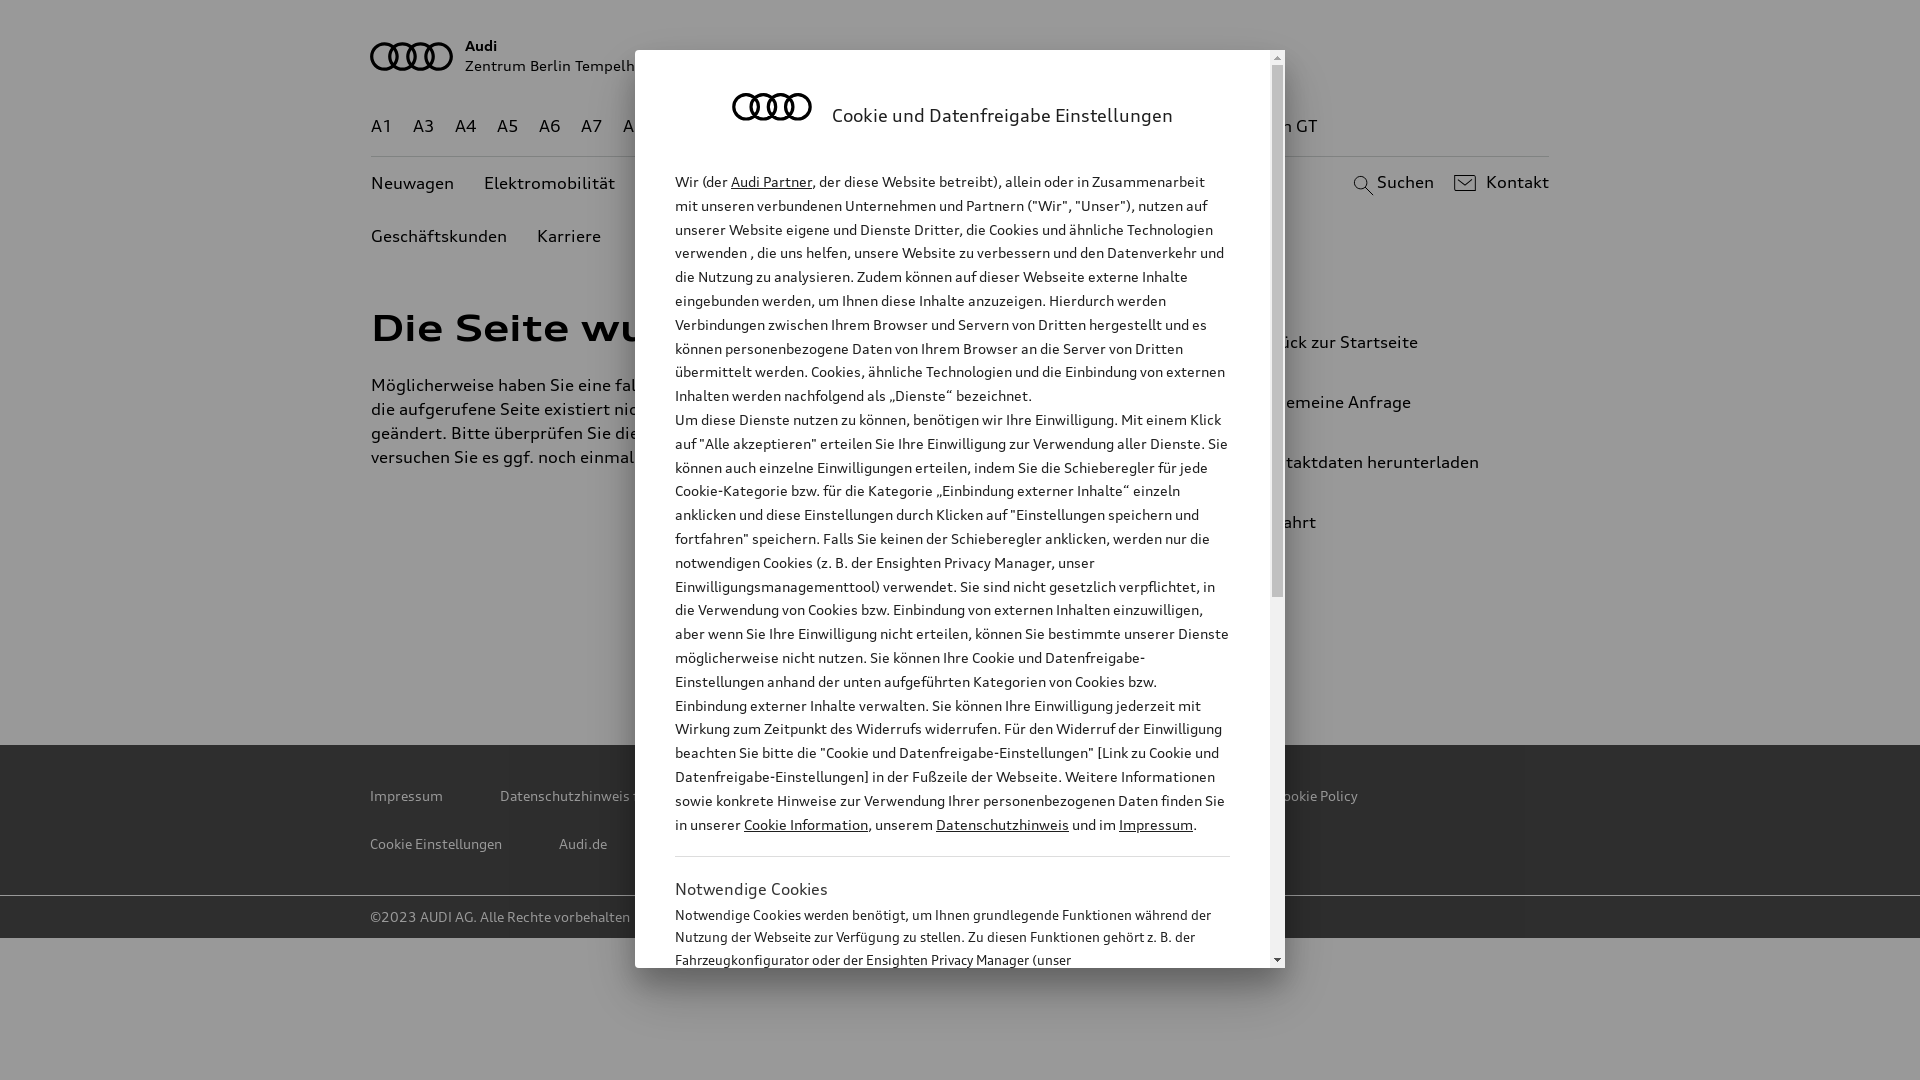 Image resolution: width=1920 pixels, height=1080 pixels. What do you see at coordinates (665, 126) in the screenshot?
I see `'Q2'` at bounding box center [665, 126].